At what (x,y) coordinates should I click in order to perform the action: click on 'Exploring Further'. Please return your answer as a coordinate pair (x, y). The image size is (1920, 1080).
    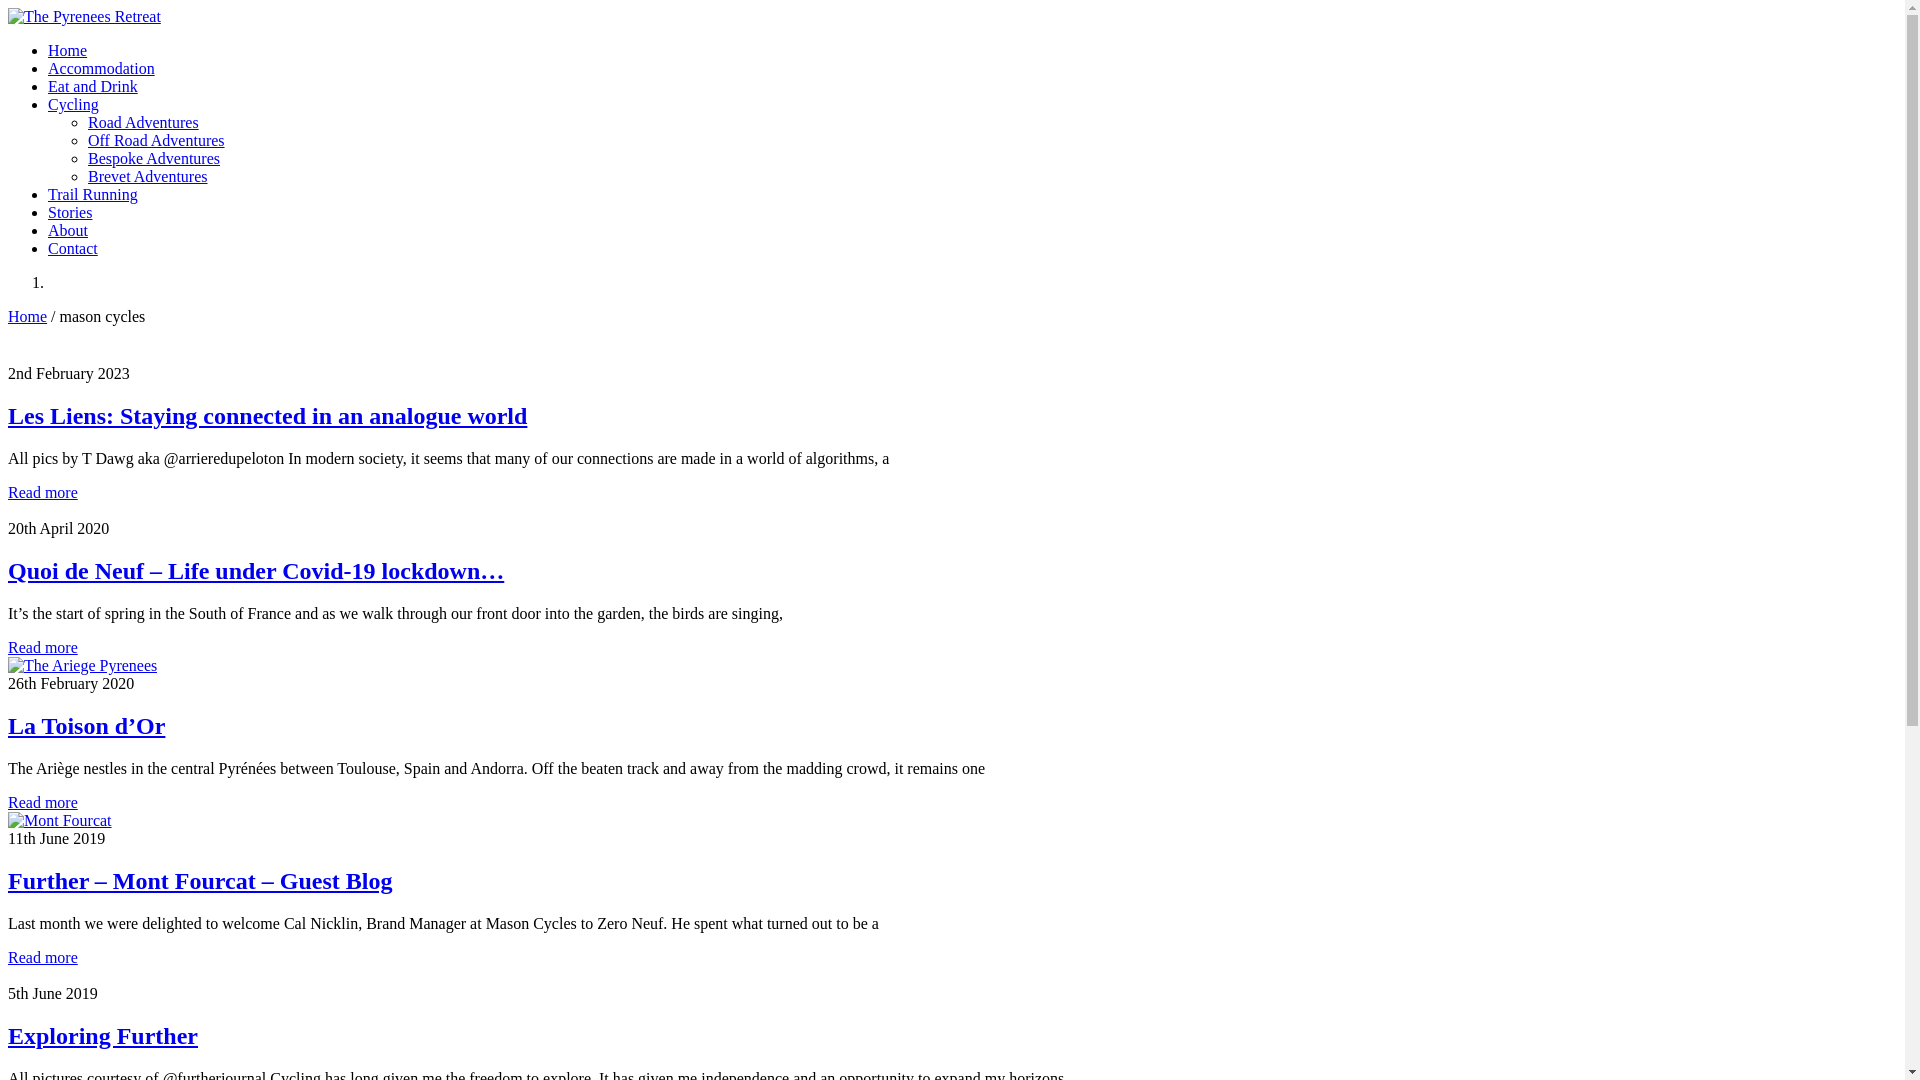
    Looking at the image, I should click on (101, 1035).